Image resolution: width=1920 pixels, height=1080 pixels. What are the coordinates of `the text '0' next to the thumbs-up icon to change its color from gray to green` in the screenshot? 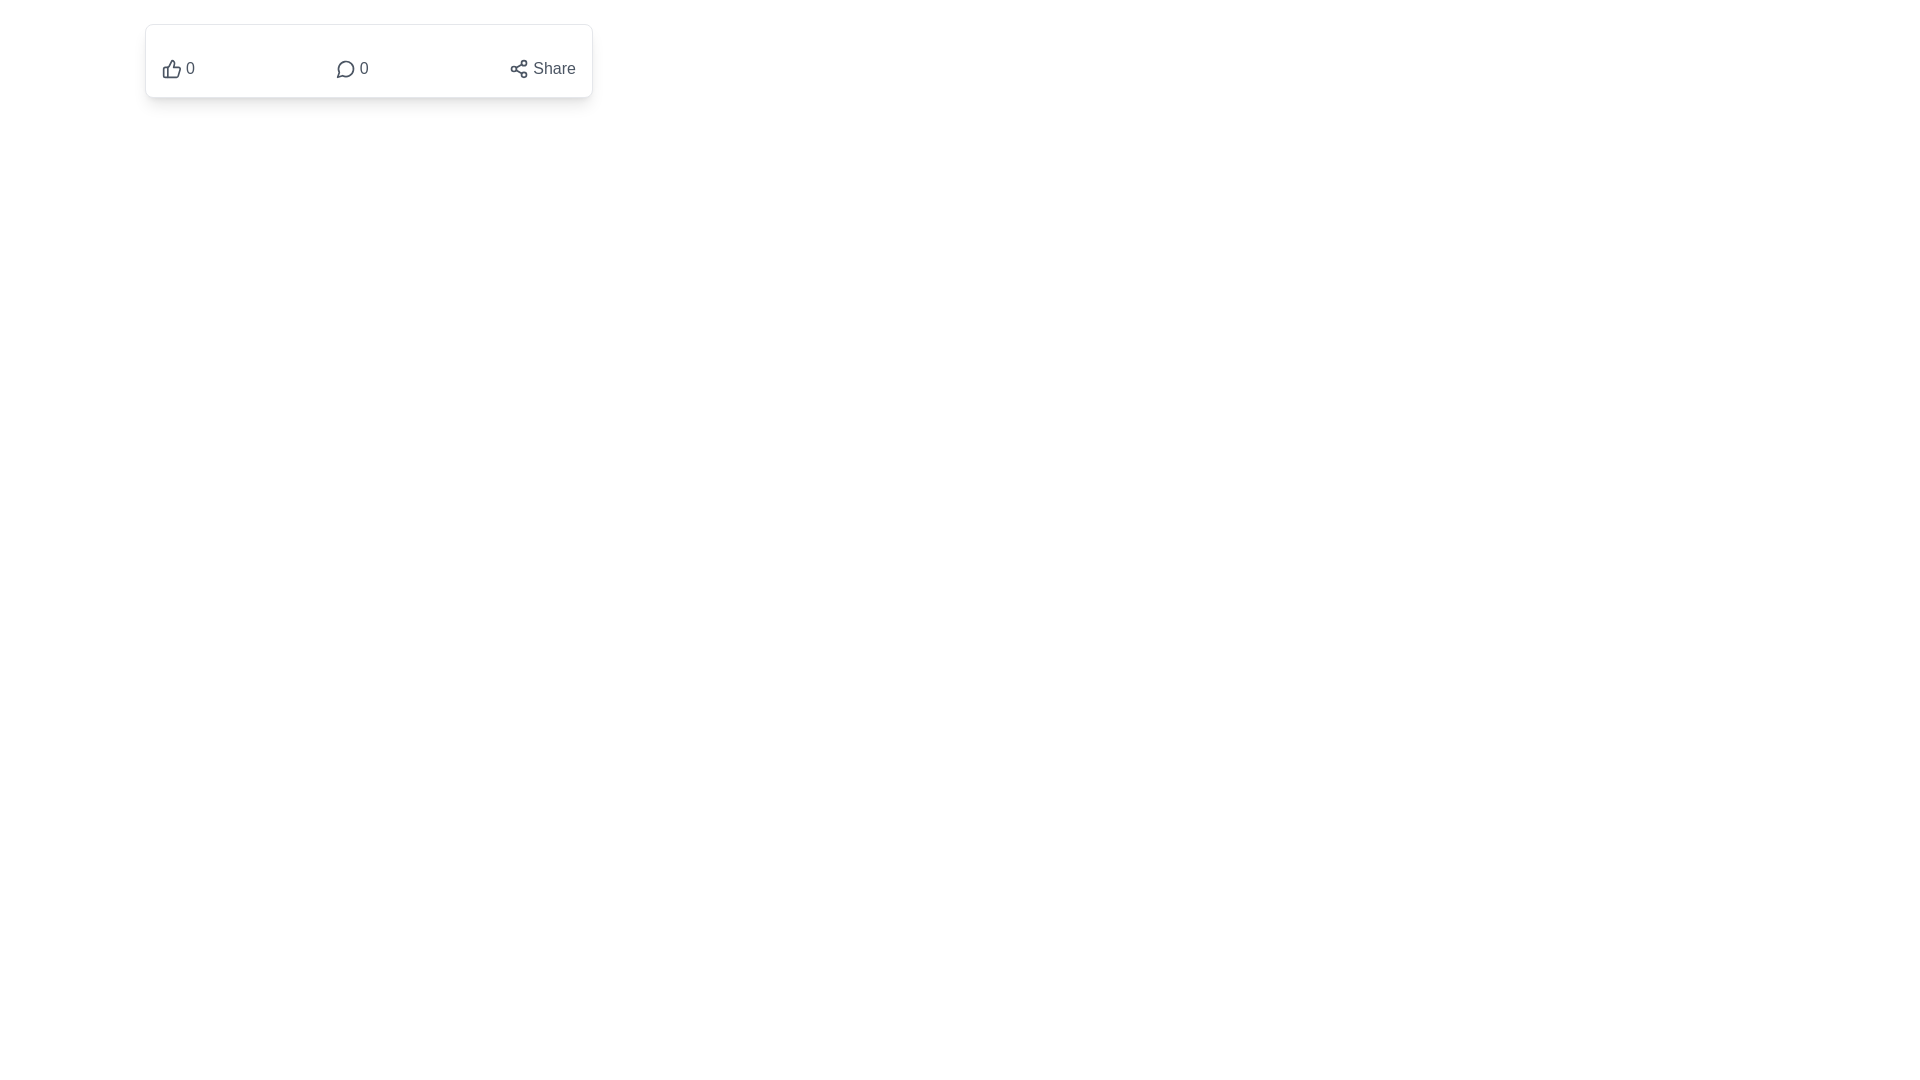 It's located at (178, 68).